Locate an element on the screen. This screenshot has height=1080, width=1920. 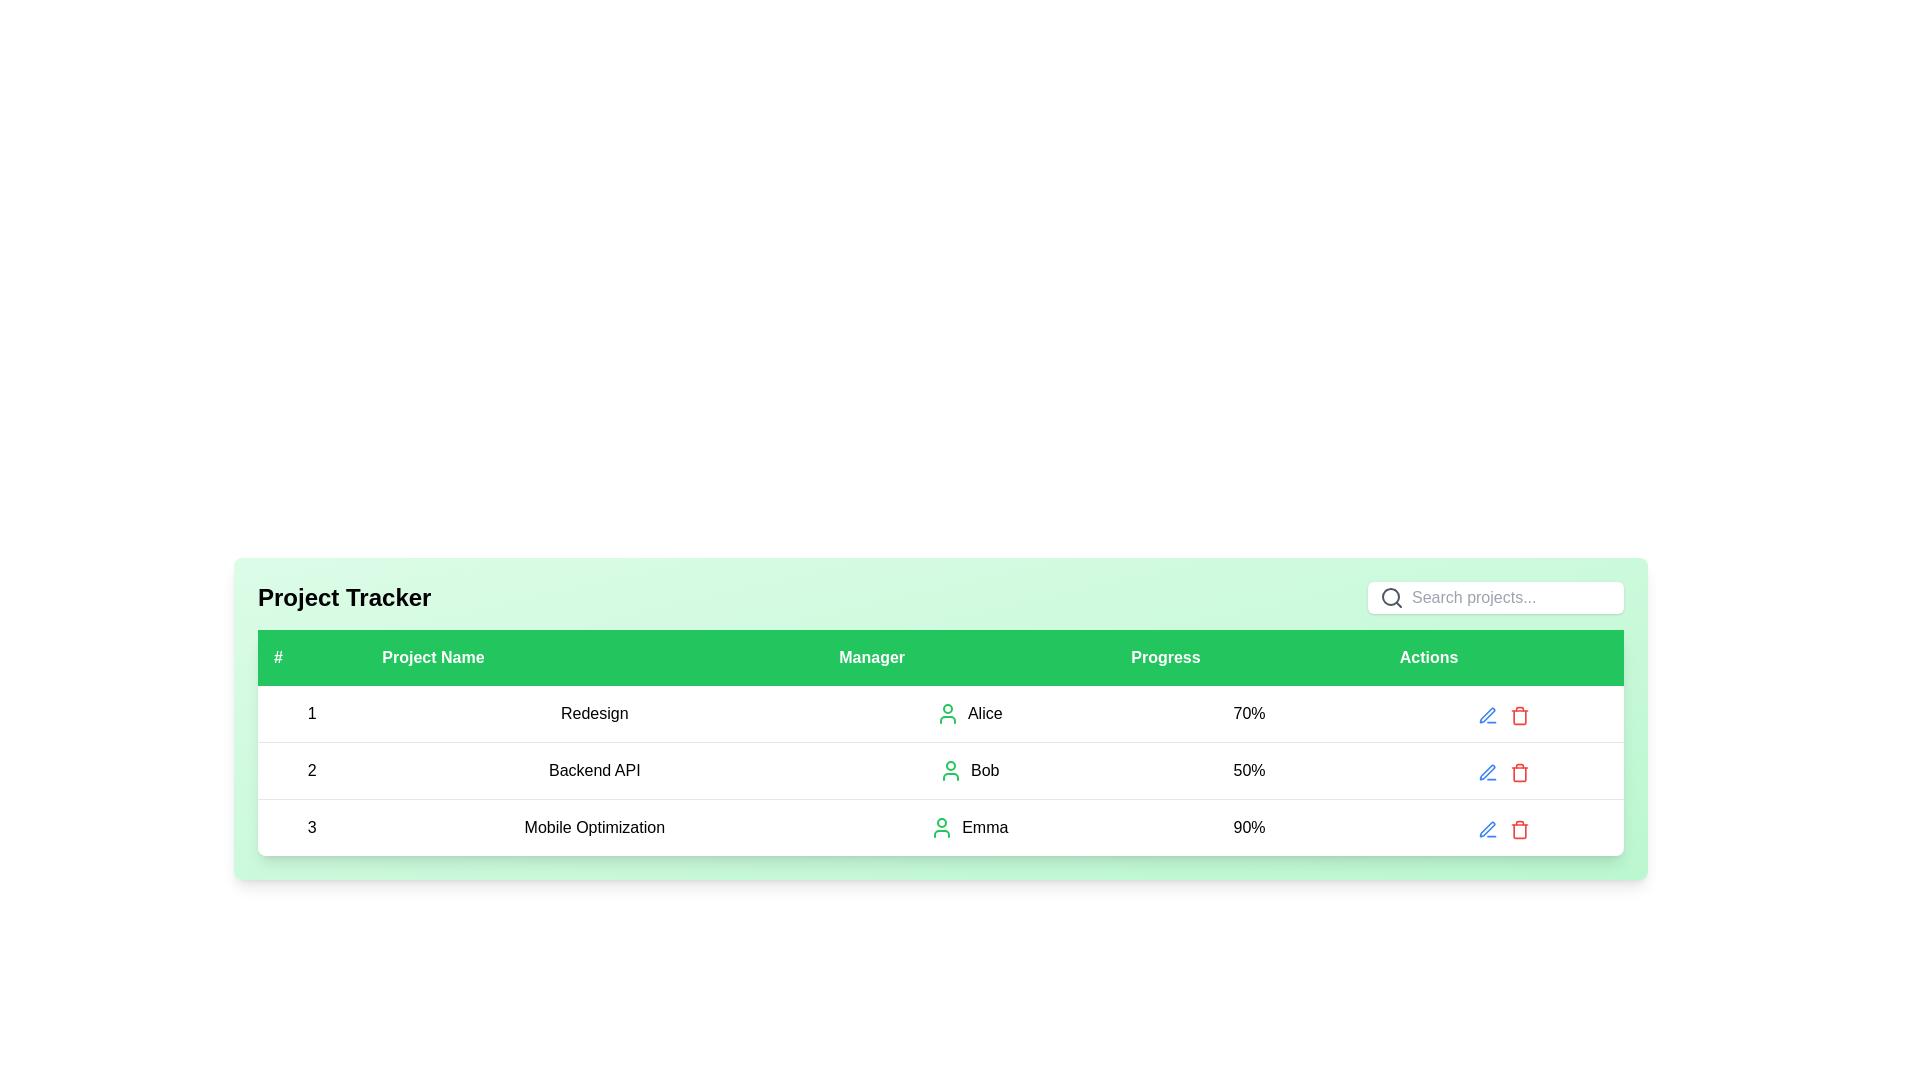
the text 'Alice' with the user icon in the 'Manager' column for the 'Redesign' row, as it may have interactive capabilities is located at coordinates (969, 712).